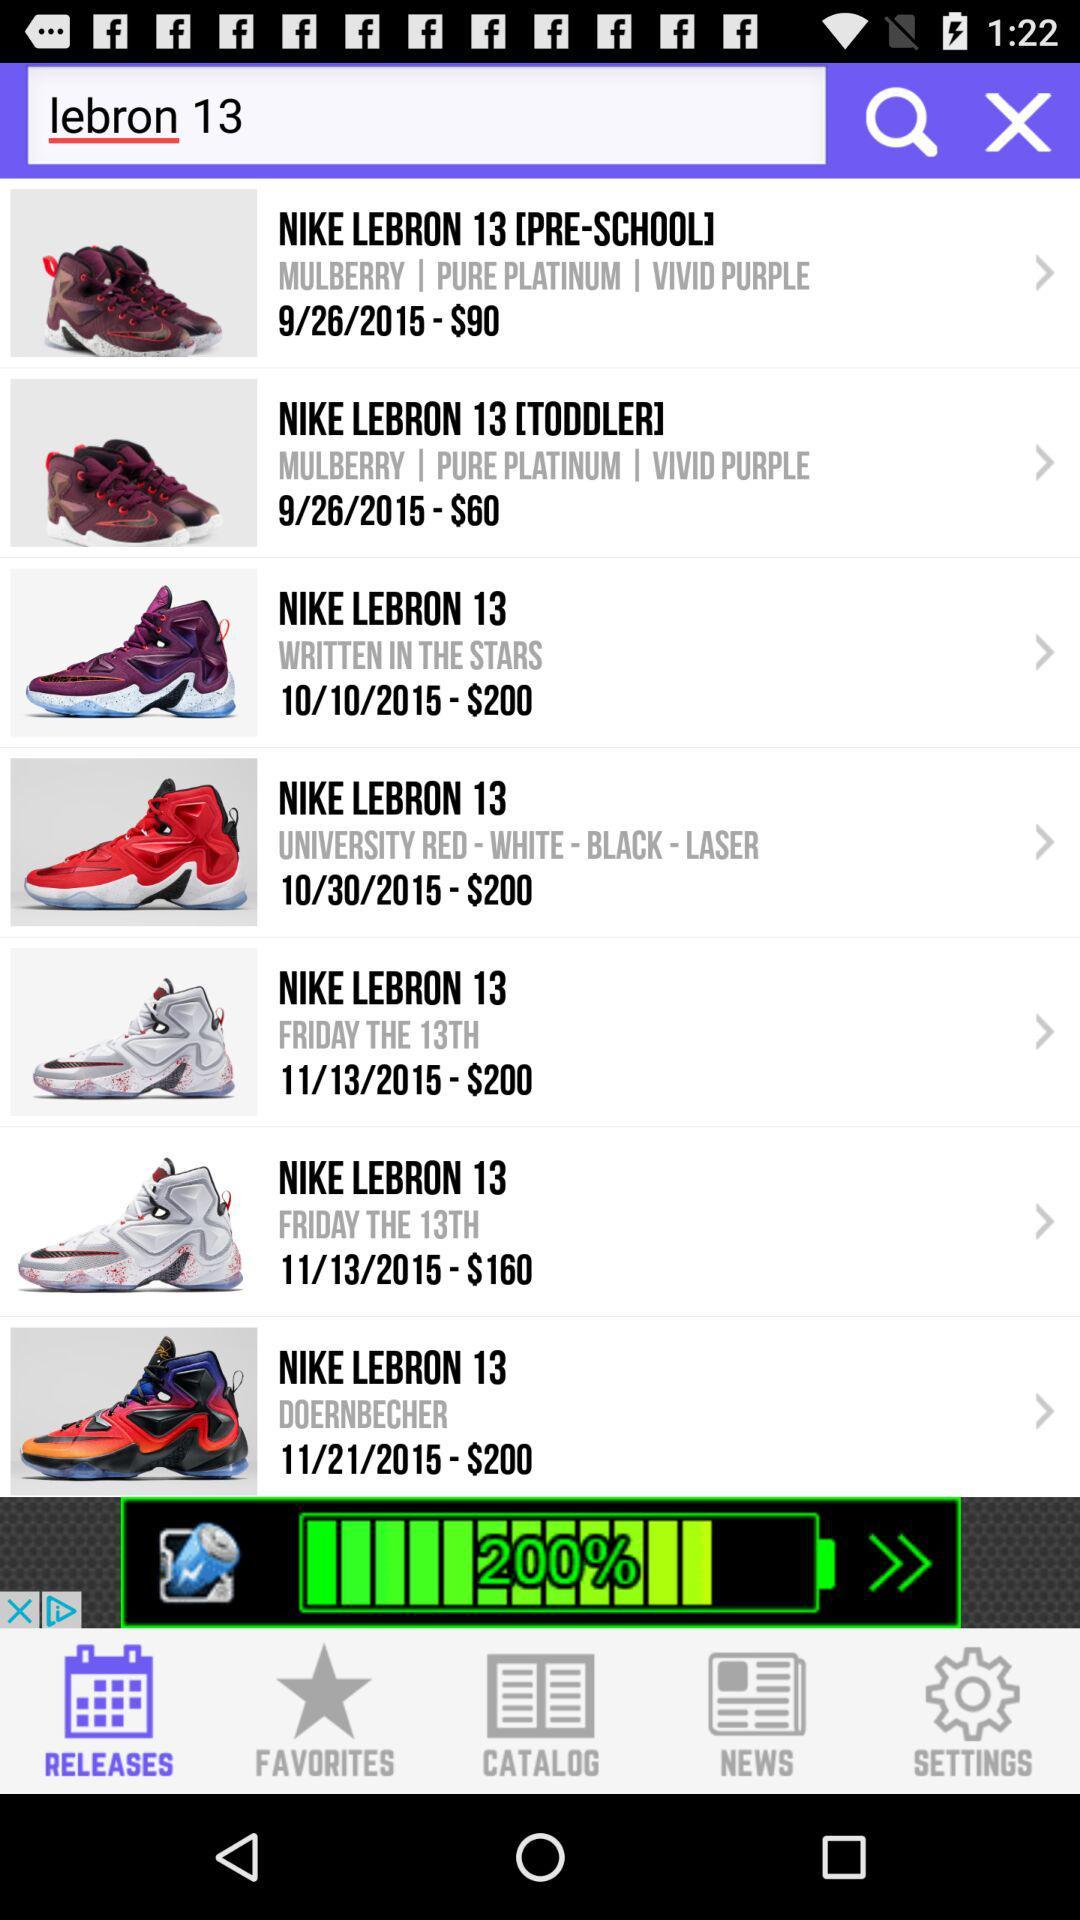 Image resolution: width=1080 pixels, height=1920 pixels. What do you see at coordinates (898, 119) in the screenshot?
I see `search` at bounding box center [898, 119].